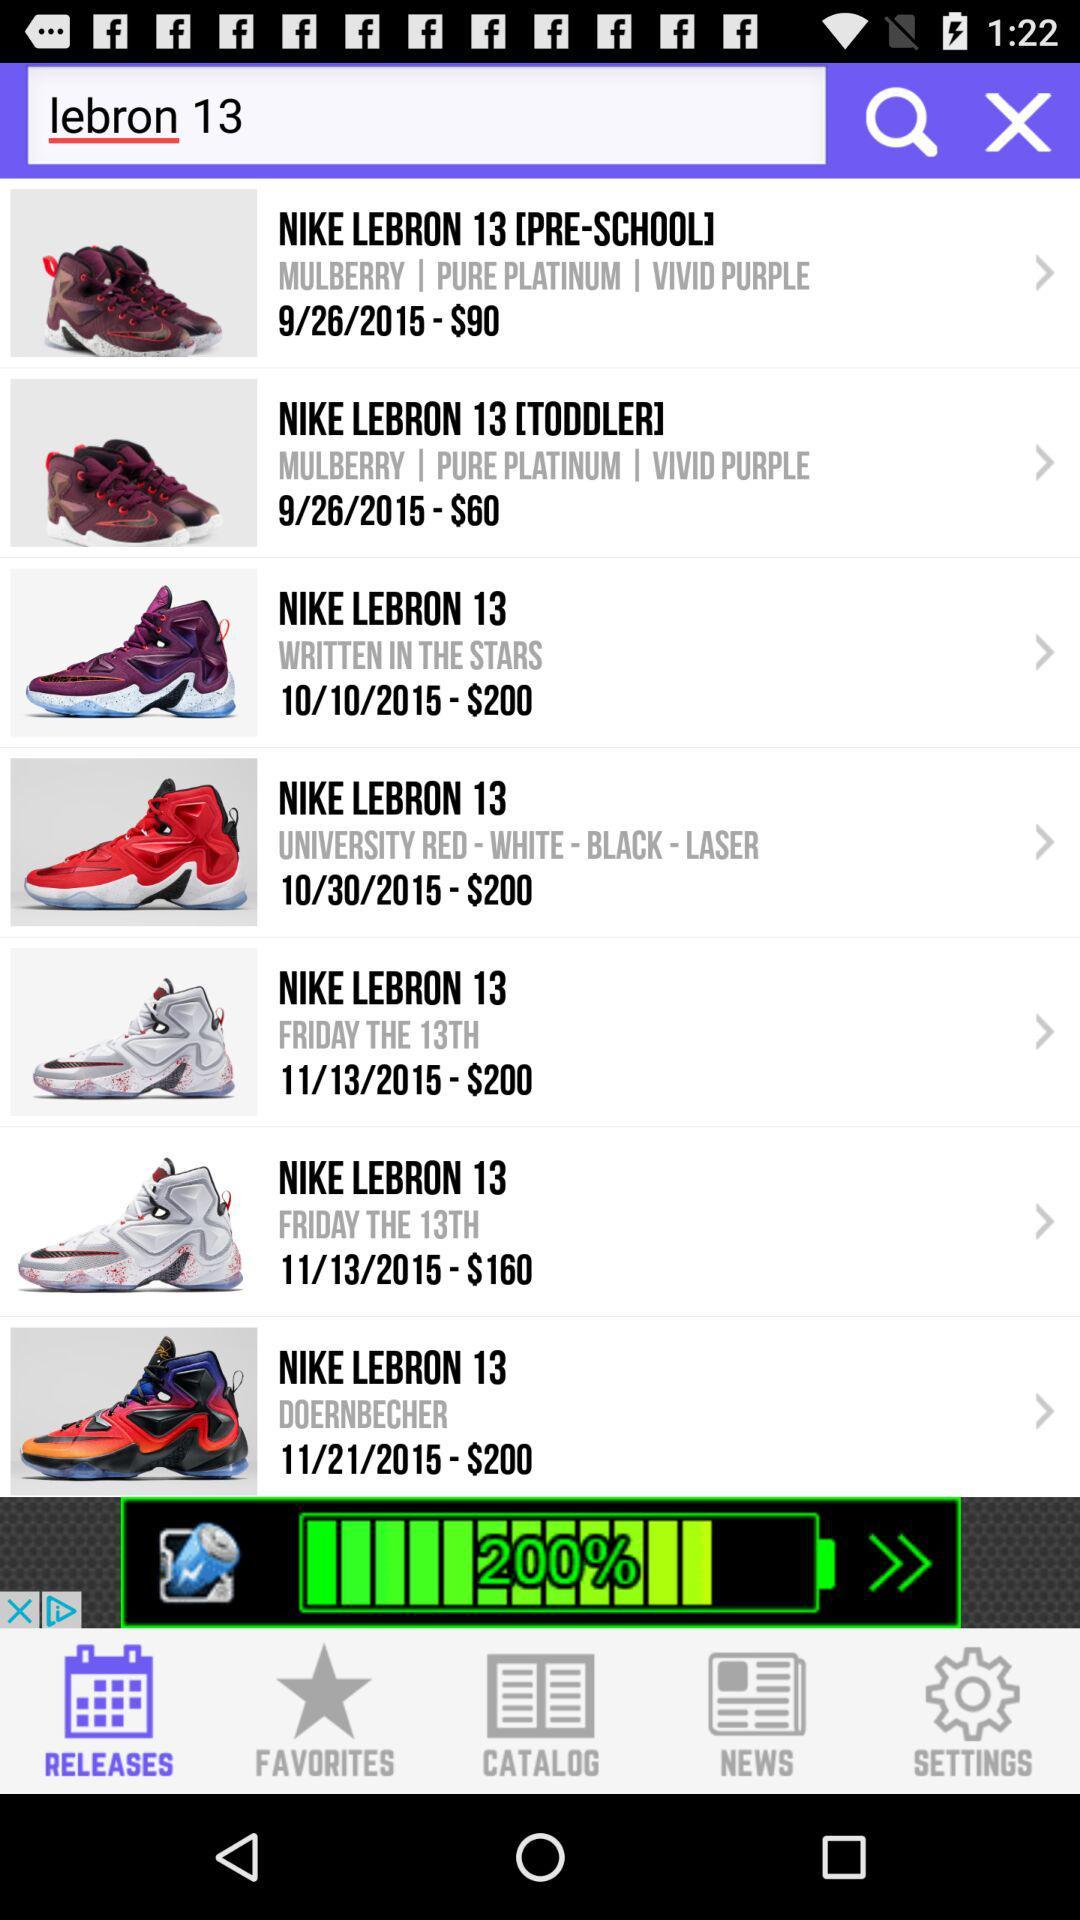 Image resolution: width=1080 pixels, height=1920 pixels. What do you see at coordinates (898, 119) in the screenshot?
I see `search` at bounding box center [898, 119].